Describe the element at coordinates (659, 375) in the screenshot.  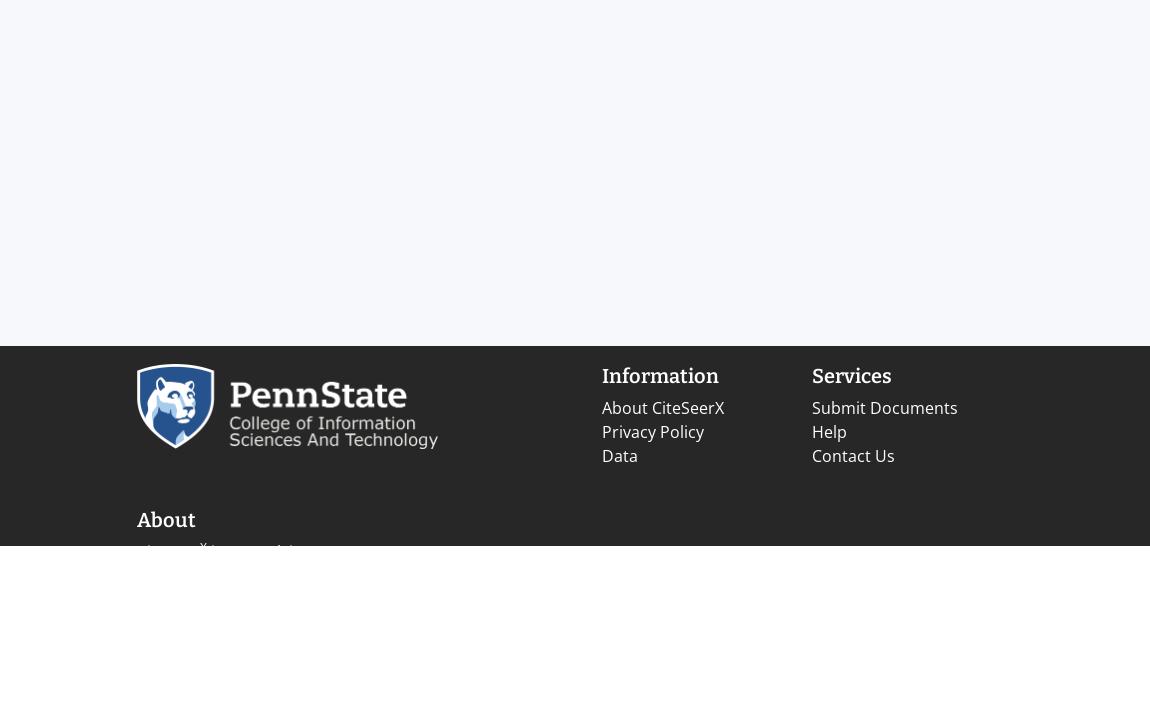
I see `'Information'` at that location.